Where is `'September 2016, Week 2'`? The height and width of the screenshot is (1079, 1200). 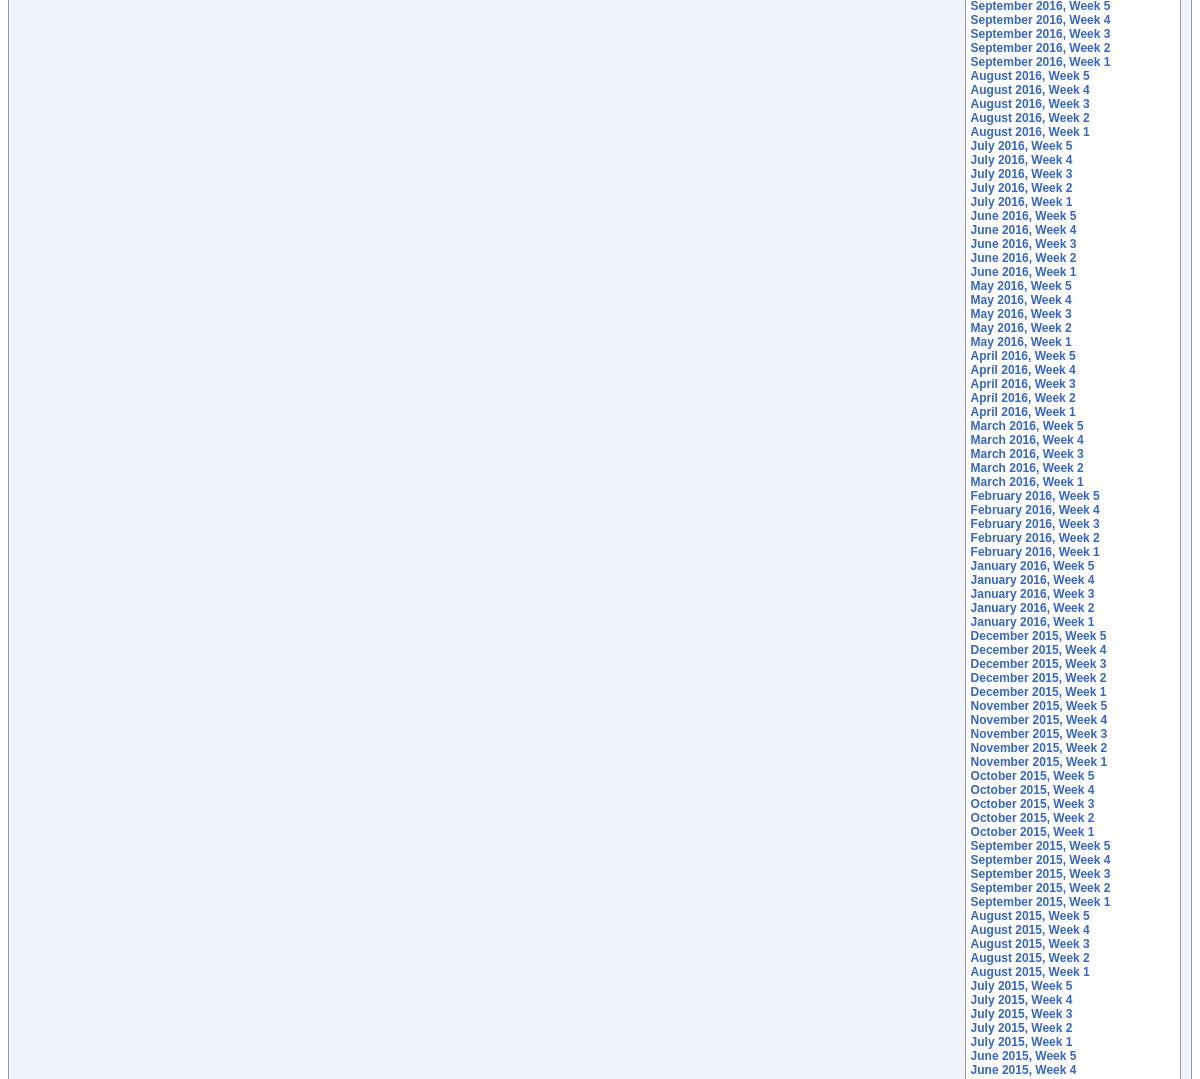
'September 2016, Week 2' is located at coordinates (1040, 47).